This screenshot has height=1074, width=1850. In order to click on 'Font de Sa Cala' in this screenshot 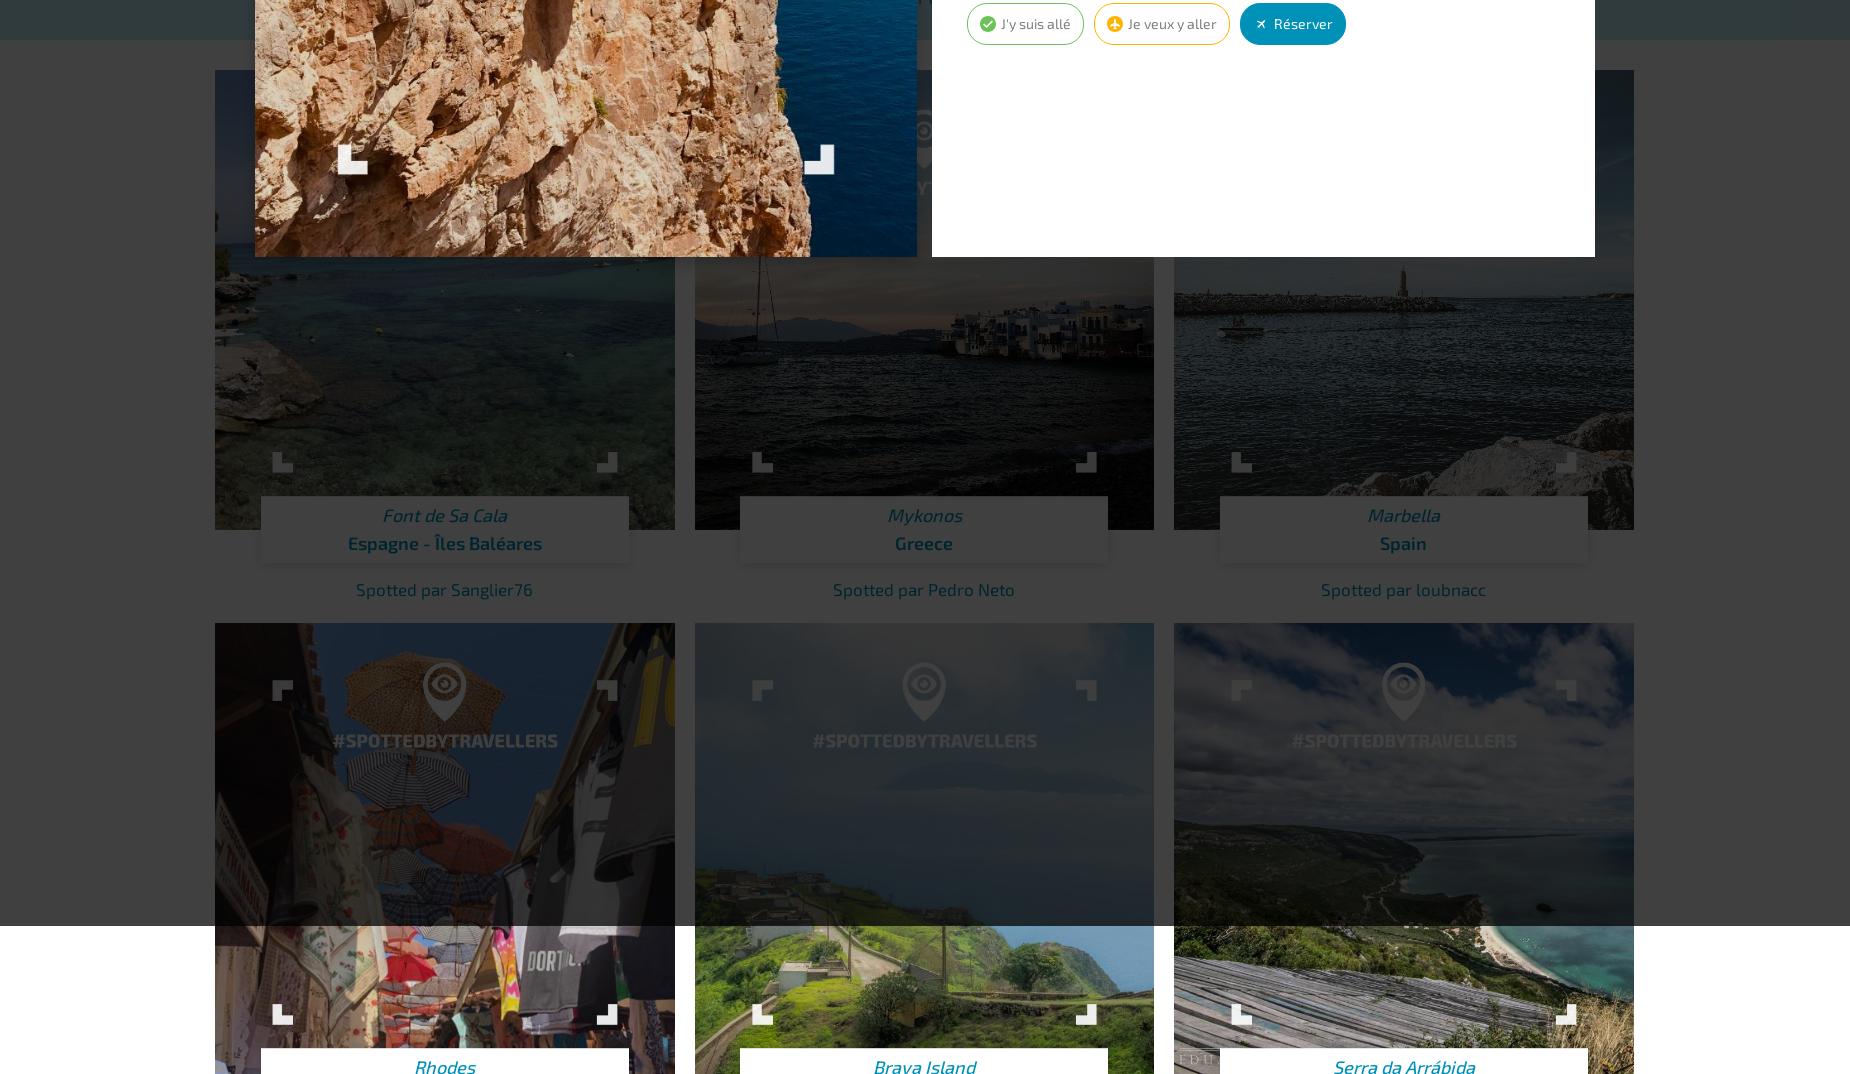, I will do `click(443, 514)`.